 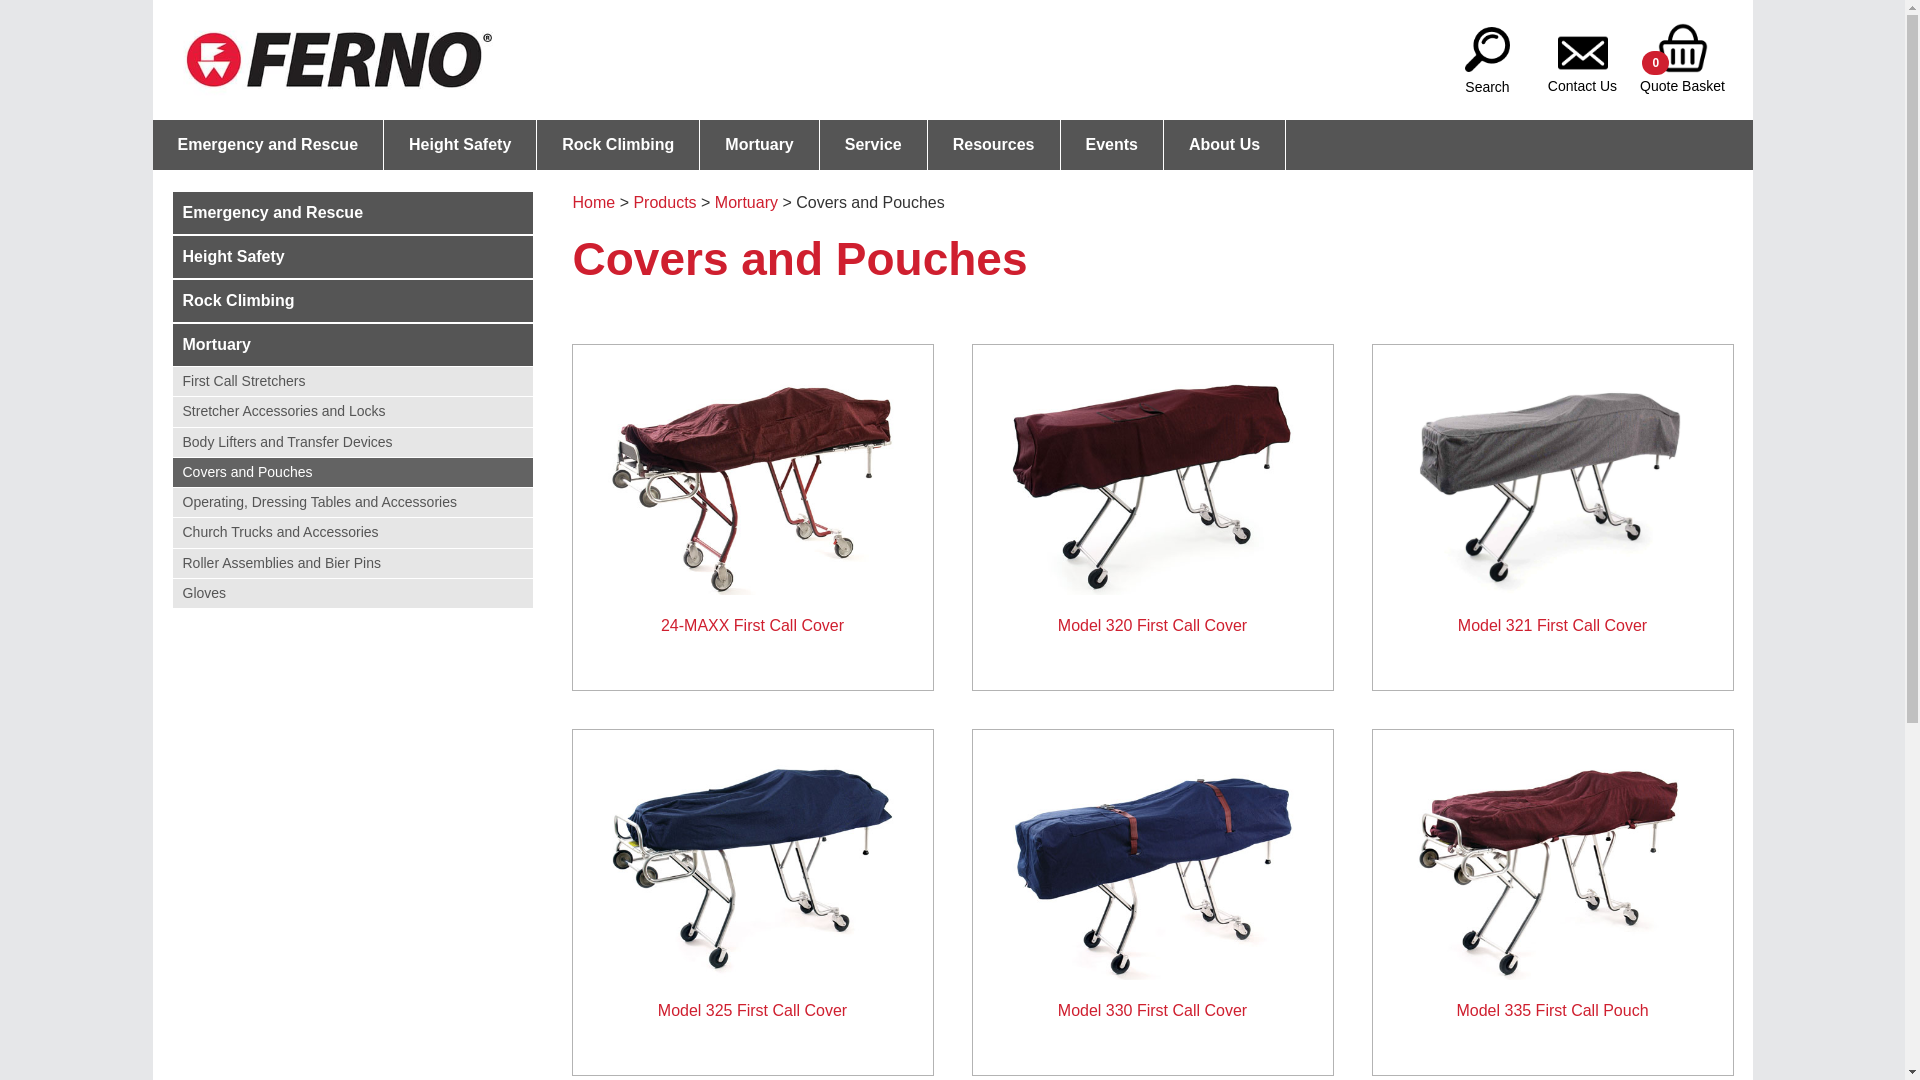 What do you see at coordinates (1223, 144) in the screenshot?
I see `'About Us'` at bounding box center [1223, 144].